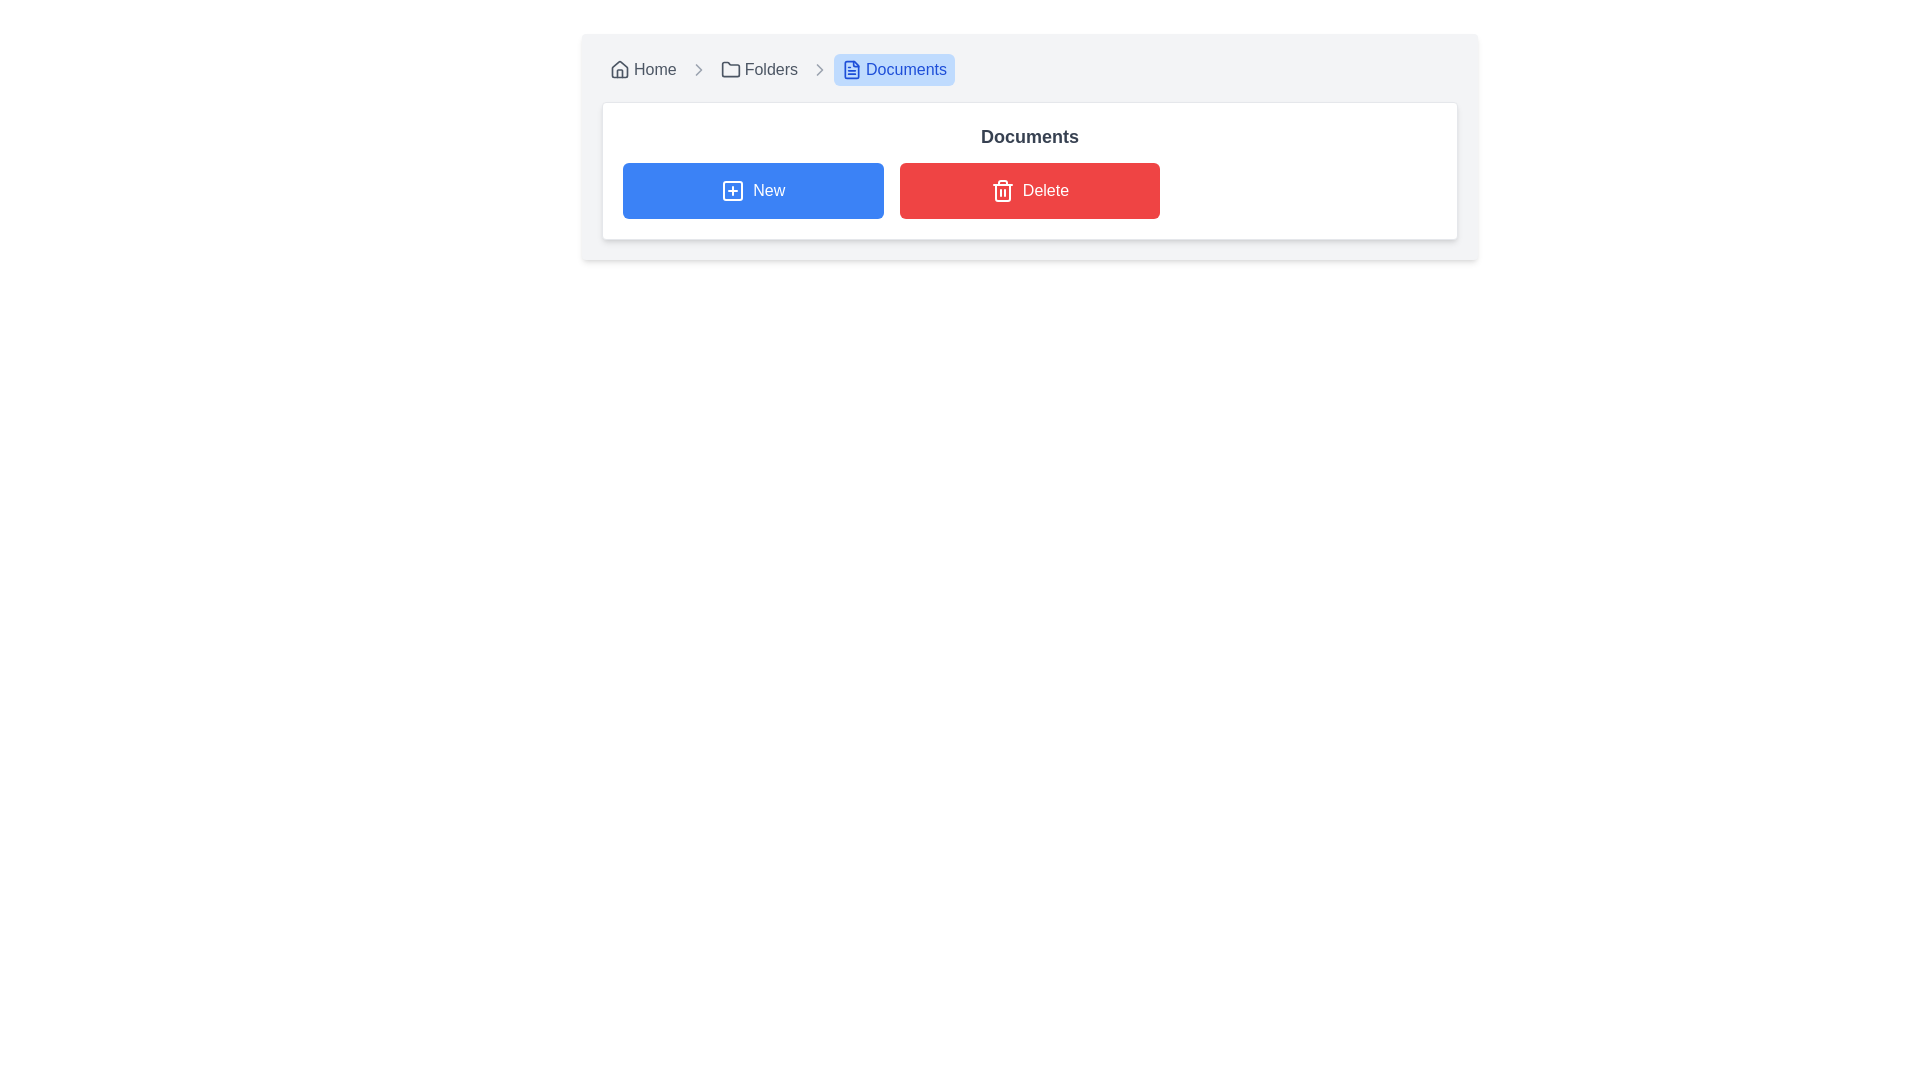 The height and width of the screenshot is (1080, 1920). Describe the element at coordinates (655, 68) in the screenshot. I see `the 'Home' text label in the breadcrumb navigation bar, which indicates the current or starting point in the navigation hierarchy` at that location.